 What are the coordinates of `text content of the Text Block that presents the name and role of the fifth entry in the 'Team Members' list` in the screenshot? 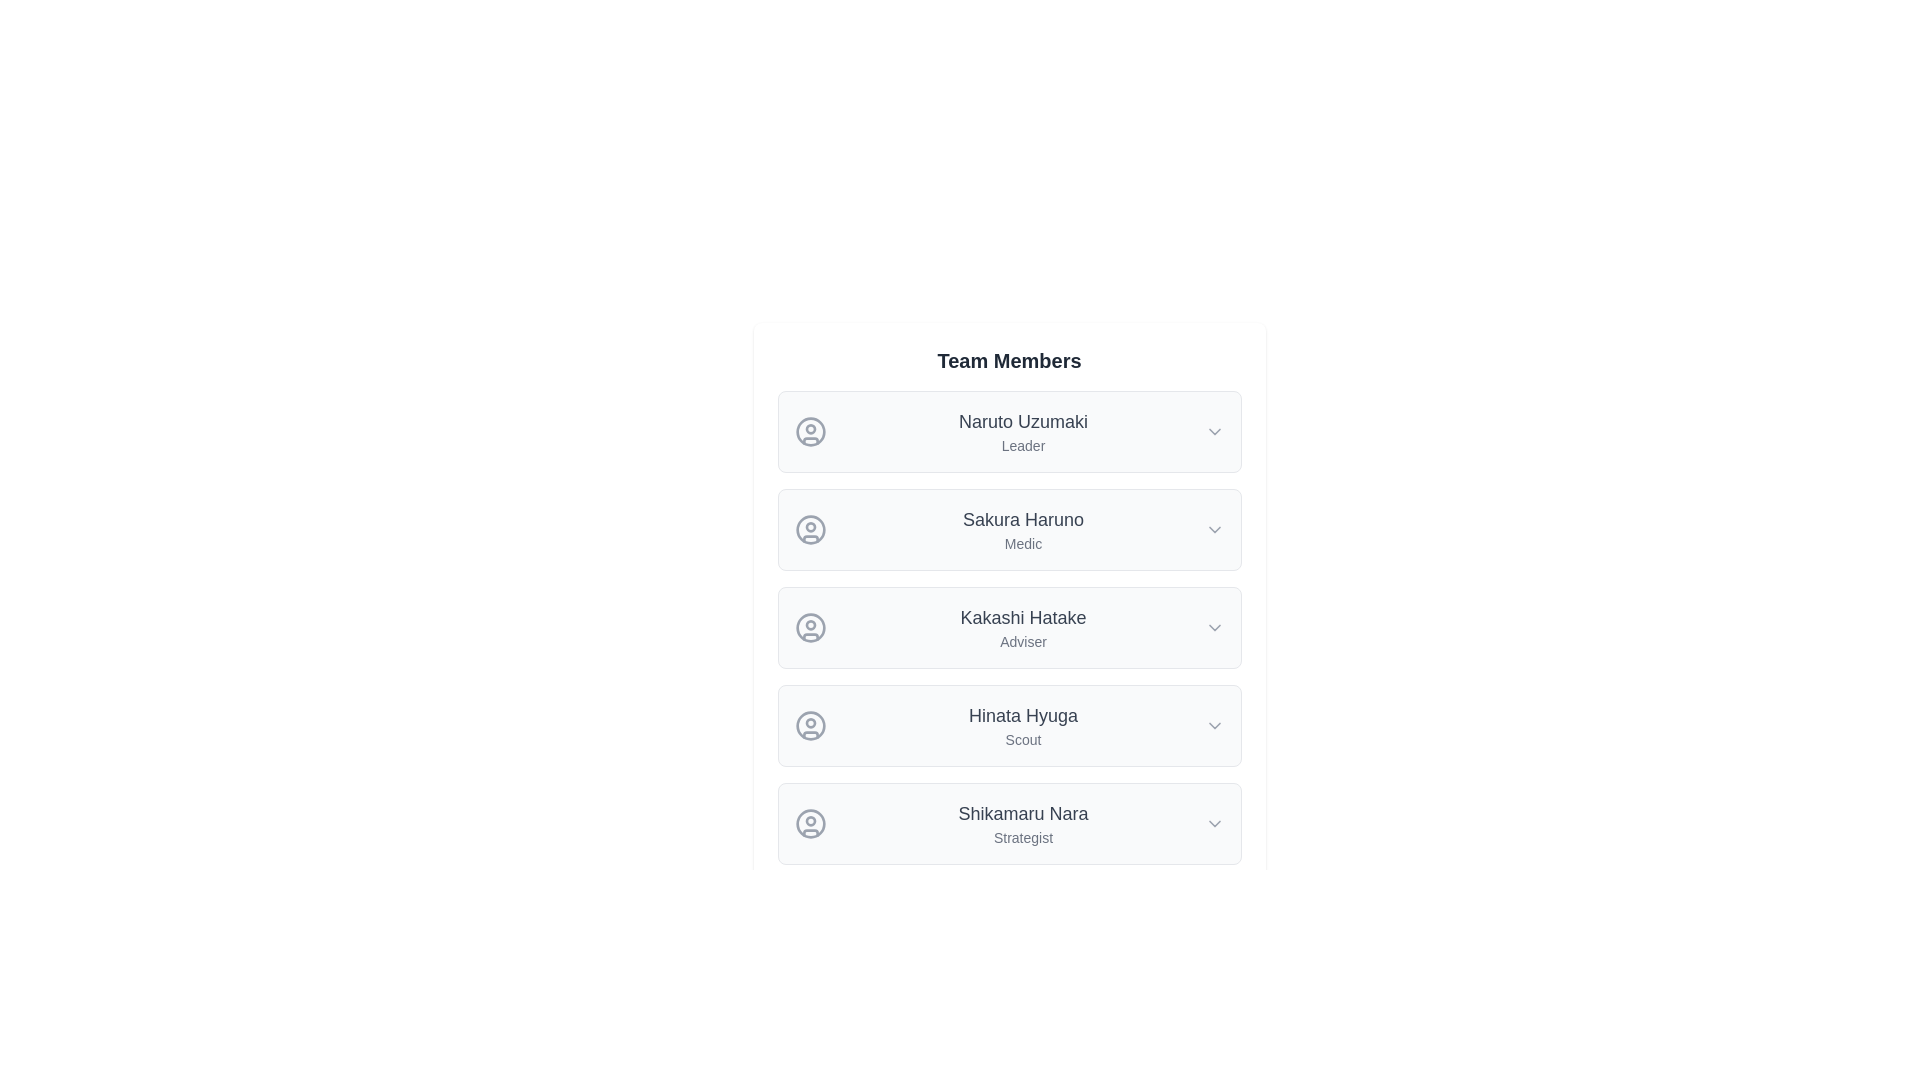 It's located at (1023, 824).